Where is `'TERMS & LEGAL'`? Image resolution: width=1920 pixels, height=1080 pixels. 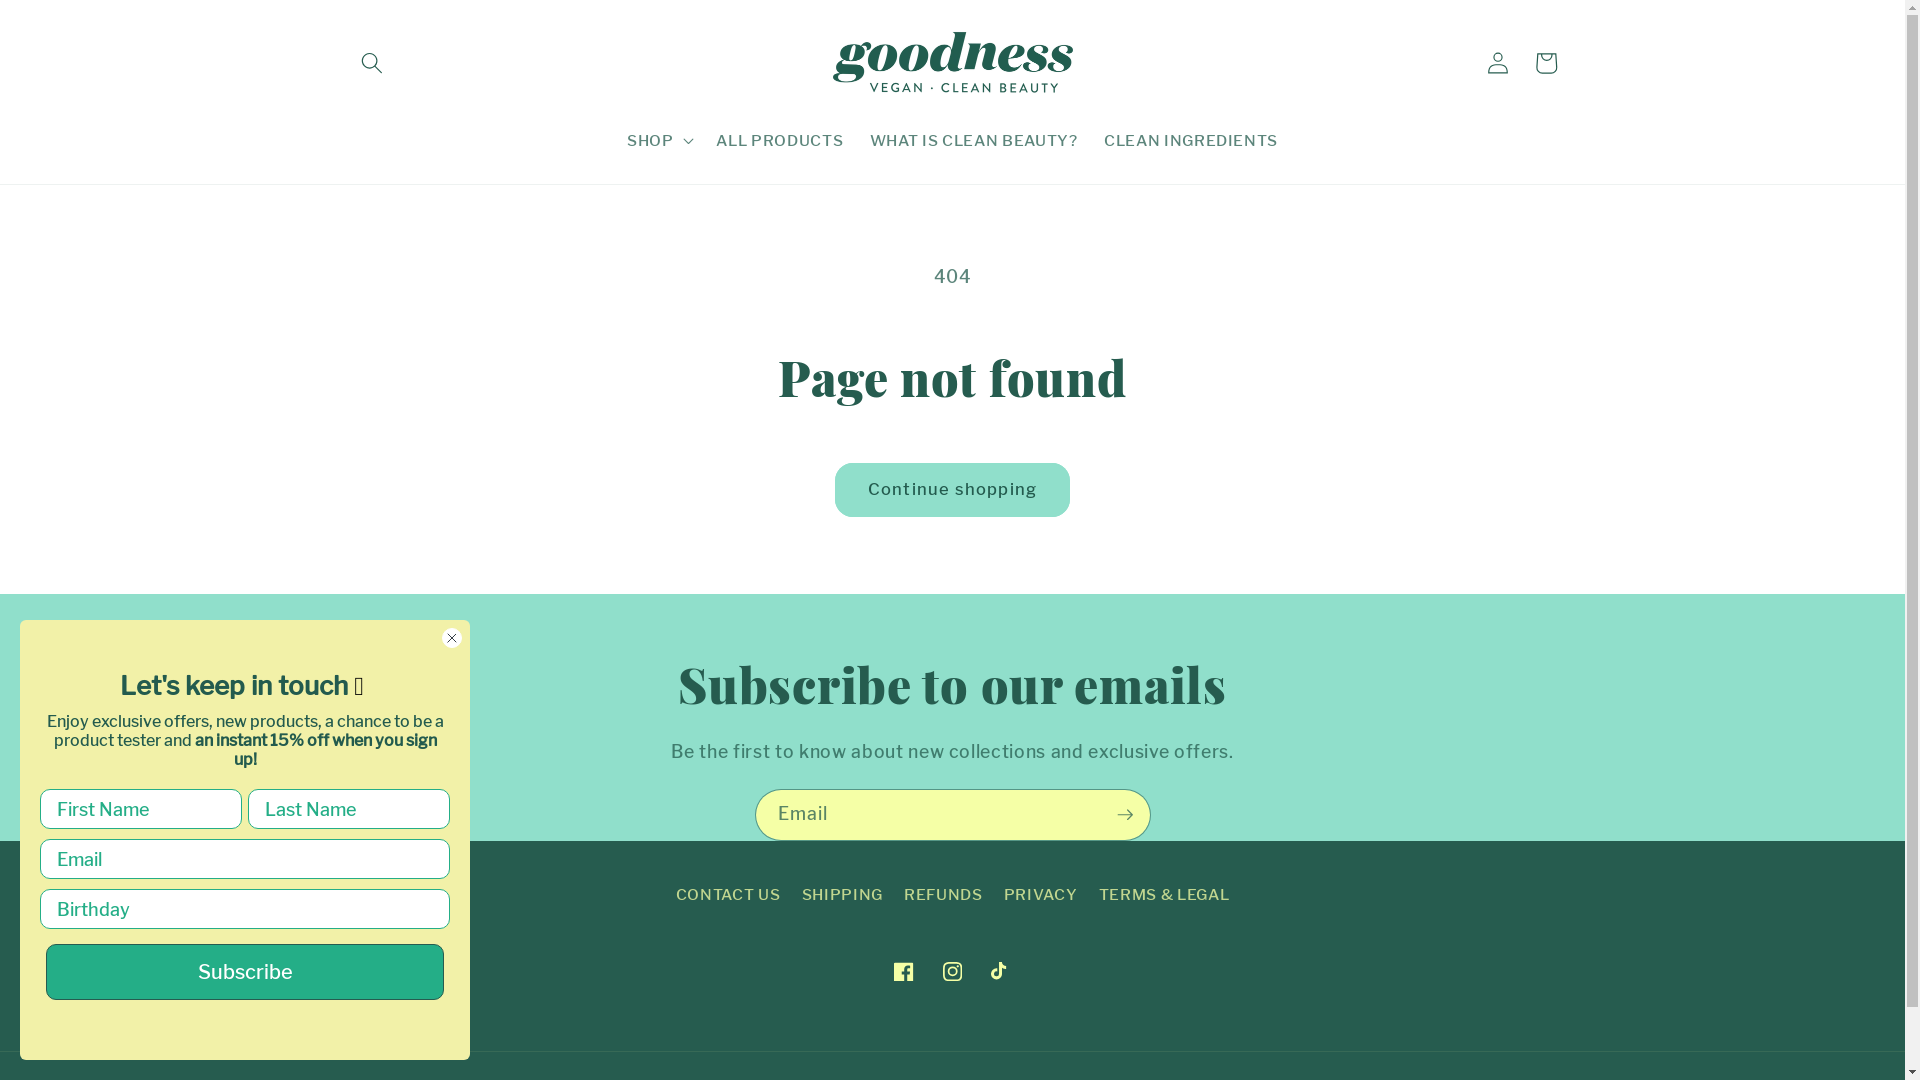 'TERMS & LEGAL' is located at coordinates (1164, 894).